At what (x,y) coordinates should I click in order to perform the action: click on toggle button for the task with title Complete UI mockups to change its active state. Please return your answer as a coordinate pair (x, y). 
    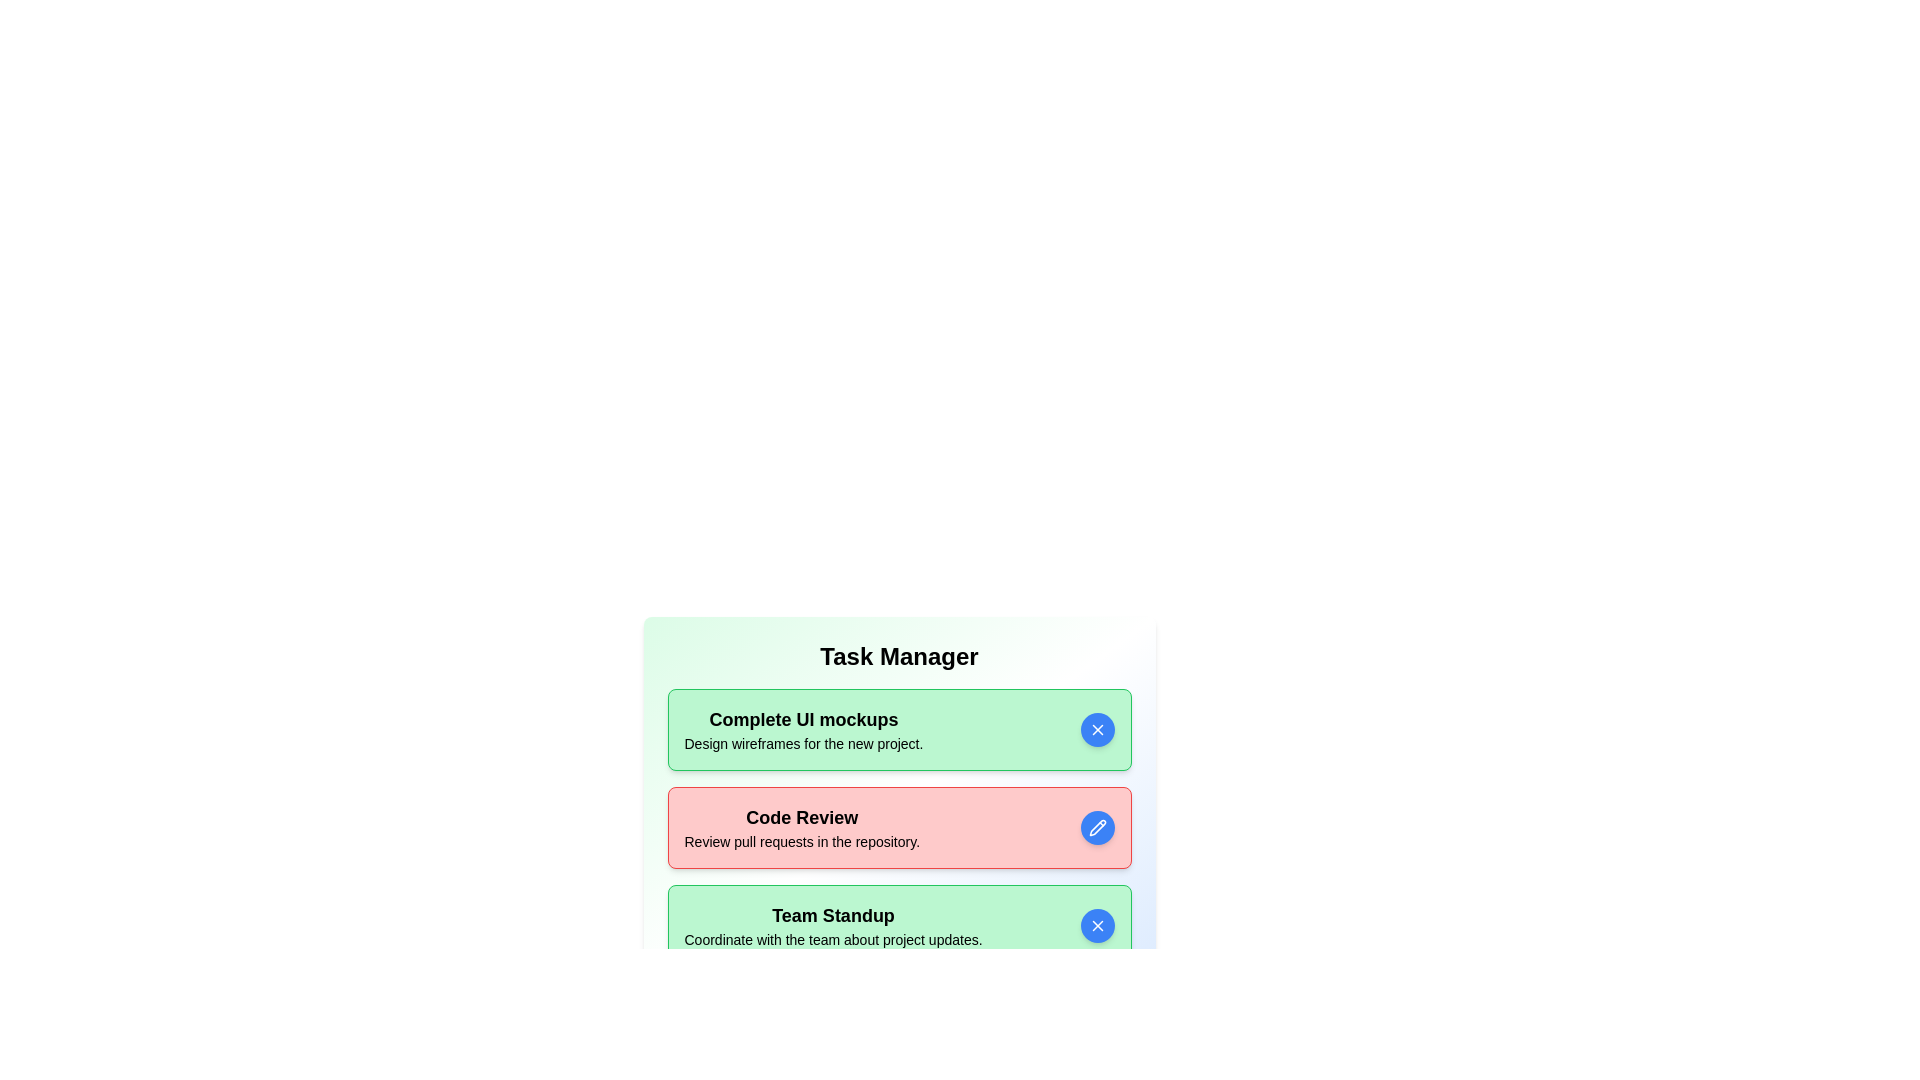
    Looking at the image, I should click on (1096, 729).